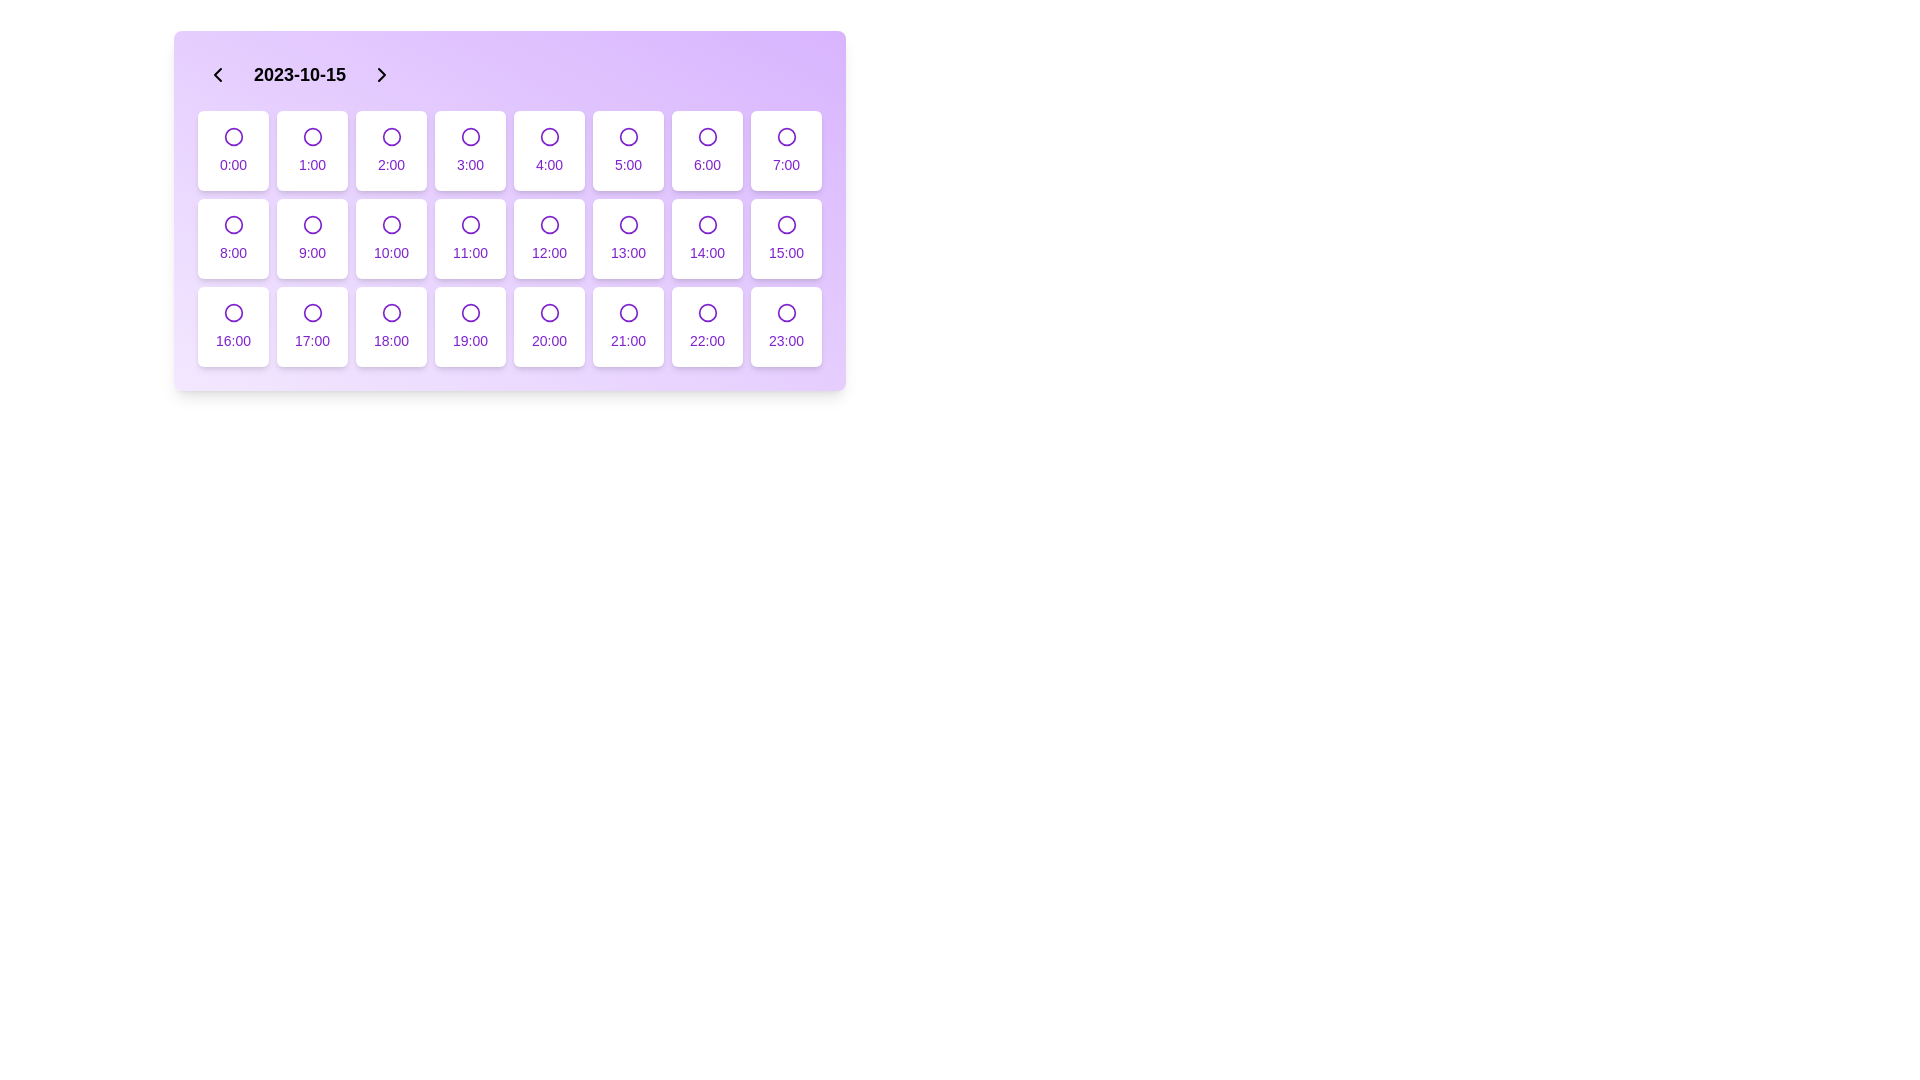 This screenshot has width=1920, height=1080. I want to click on the circular marker icon representing the time slot for '18:00', which is located in the fourth row and third column of the grid layout, so click(391, 312).